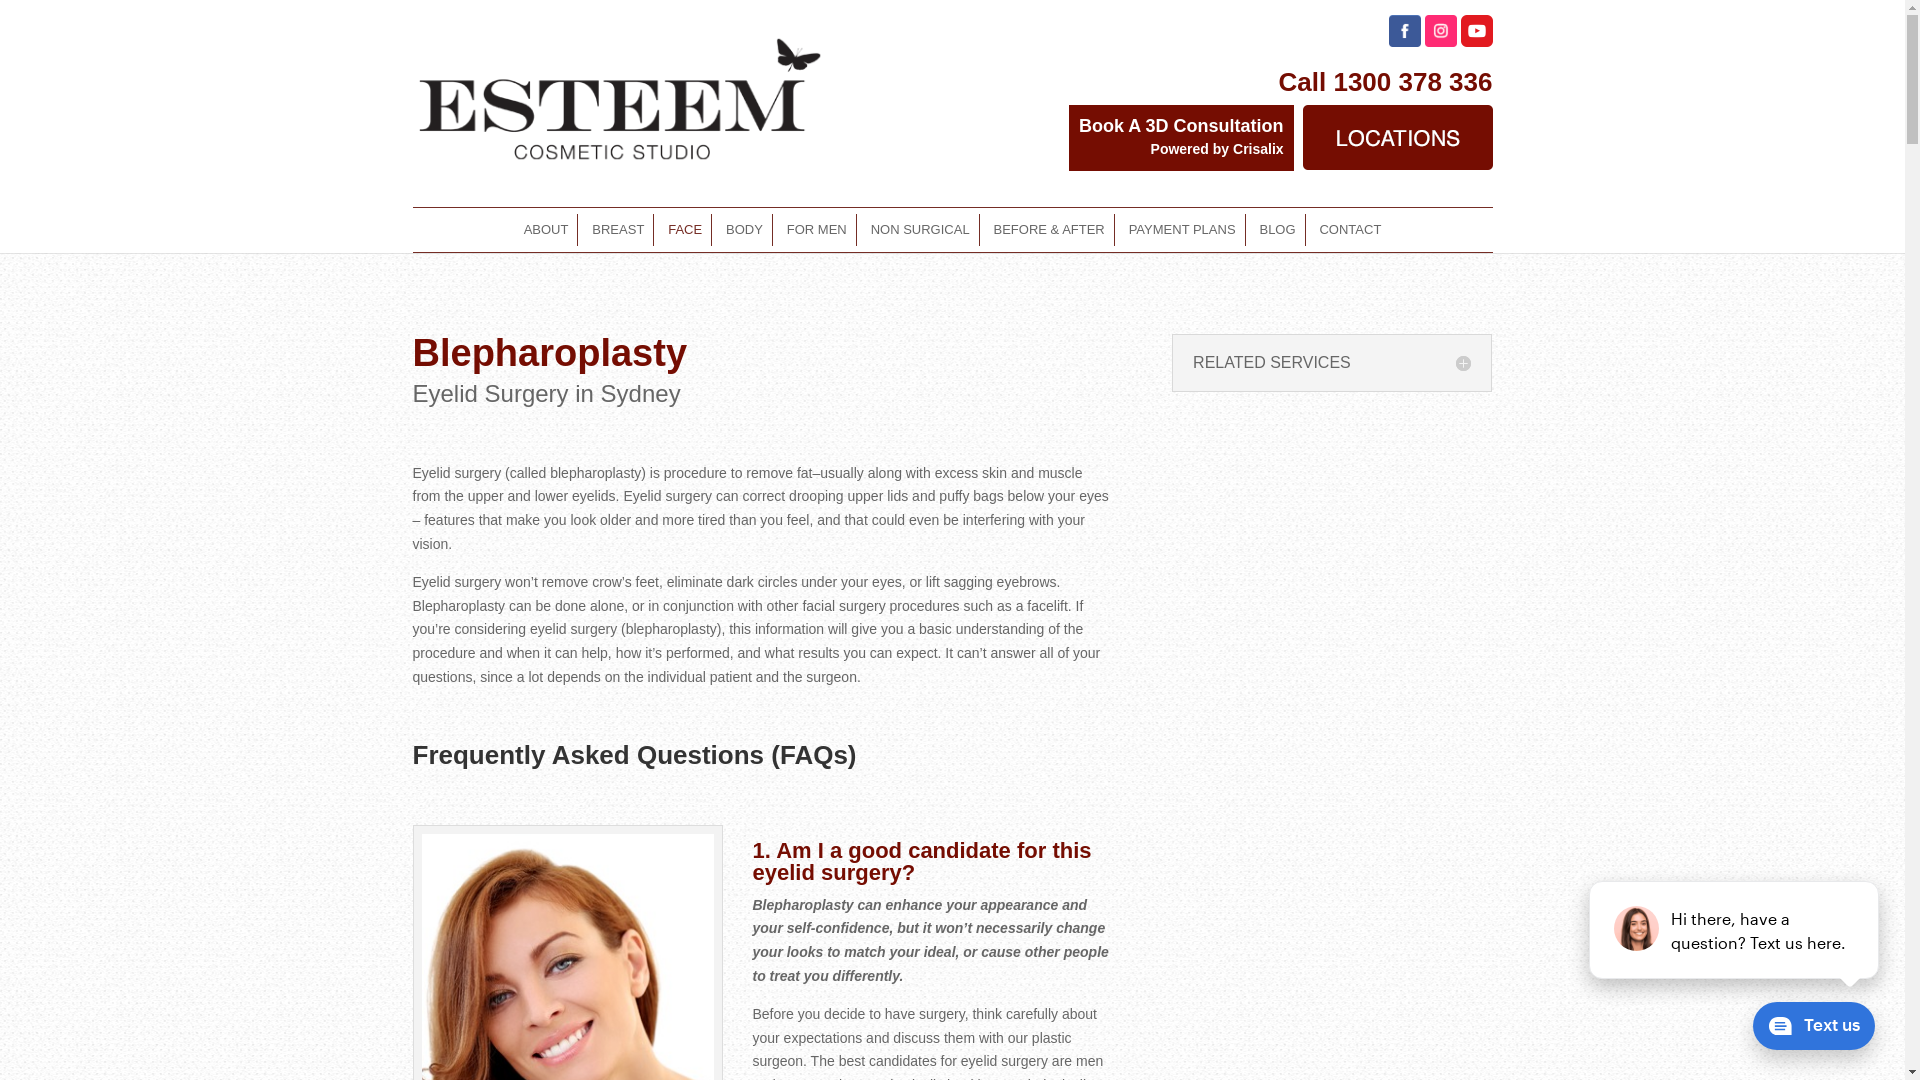 This screenshot has width=1920, height=1080. Describe the element at coordinates (617, 229) in the screenshot. I see `'BREAST'` at that location.